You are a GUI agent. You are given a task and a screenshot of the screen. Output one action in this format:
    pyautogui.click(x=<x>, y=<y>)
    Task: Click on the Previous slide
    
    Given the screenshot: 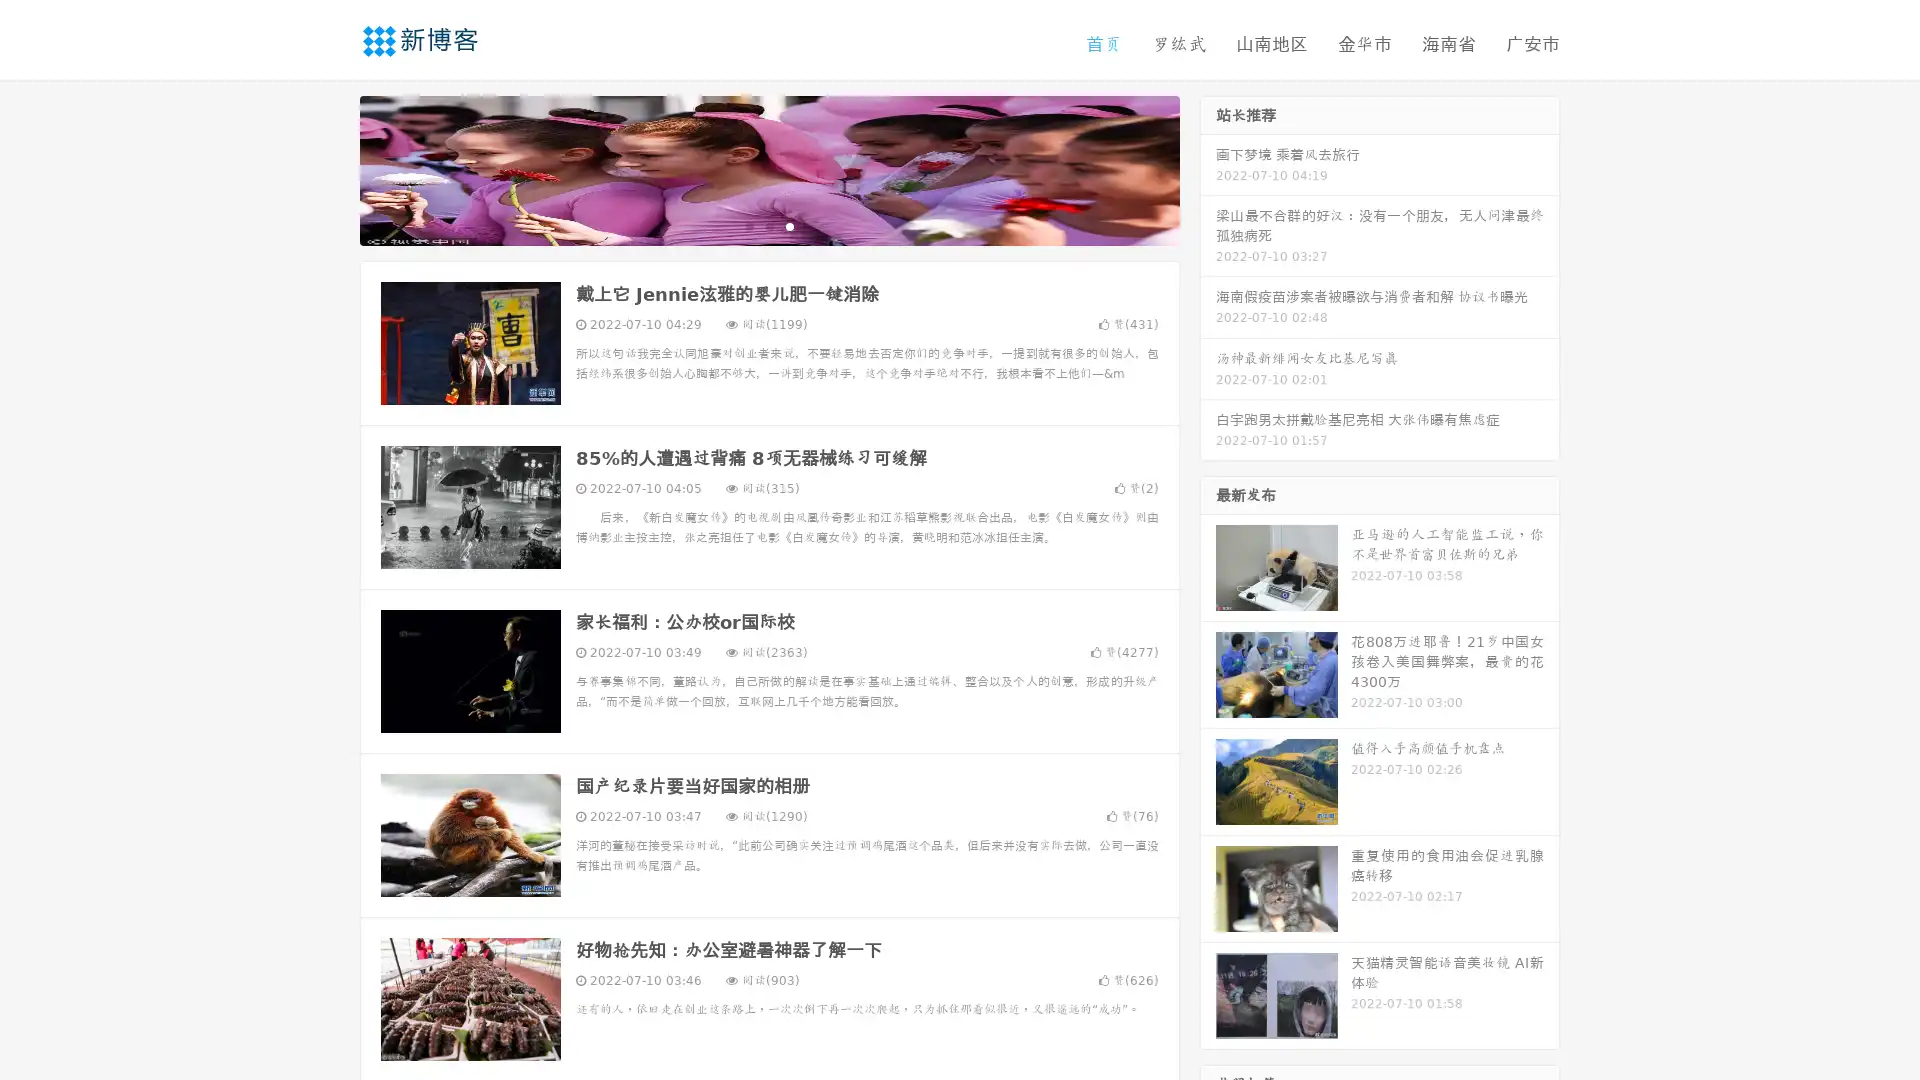 What is the action you would take?
    pyautogui.click(x=330, y=168)
    